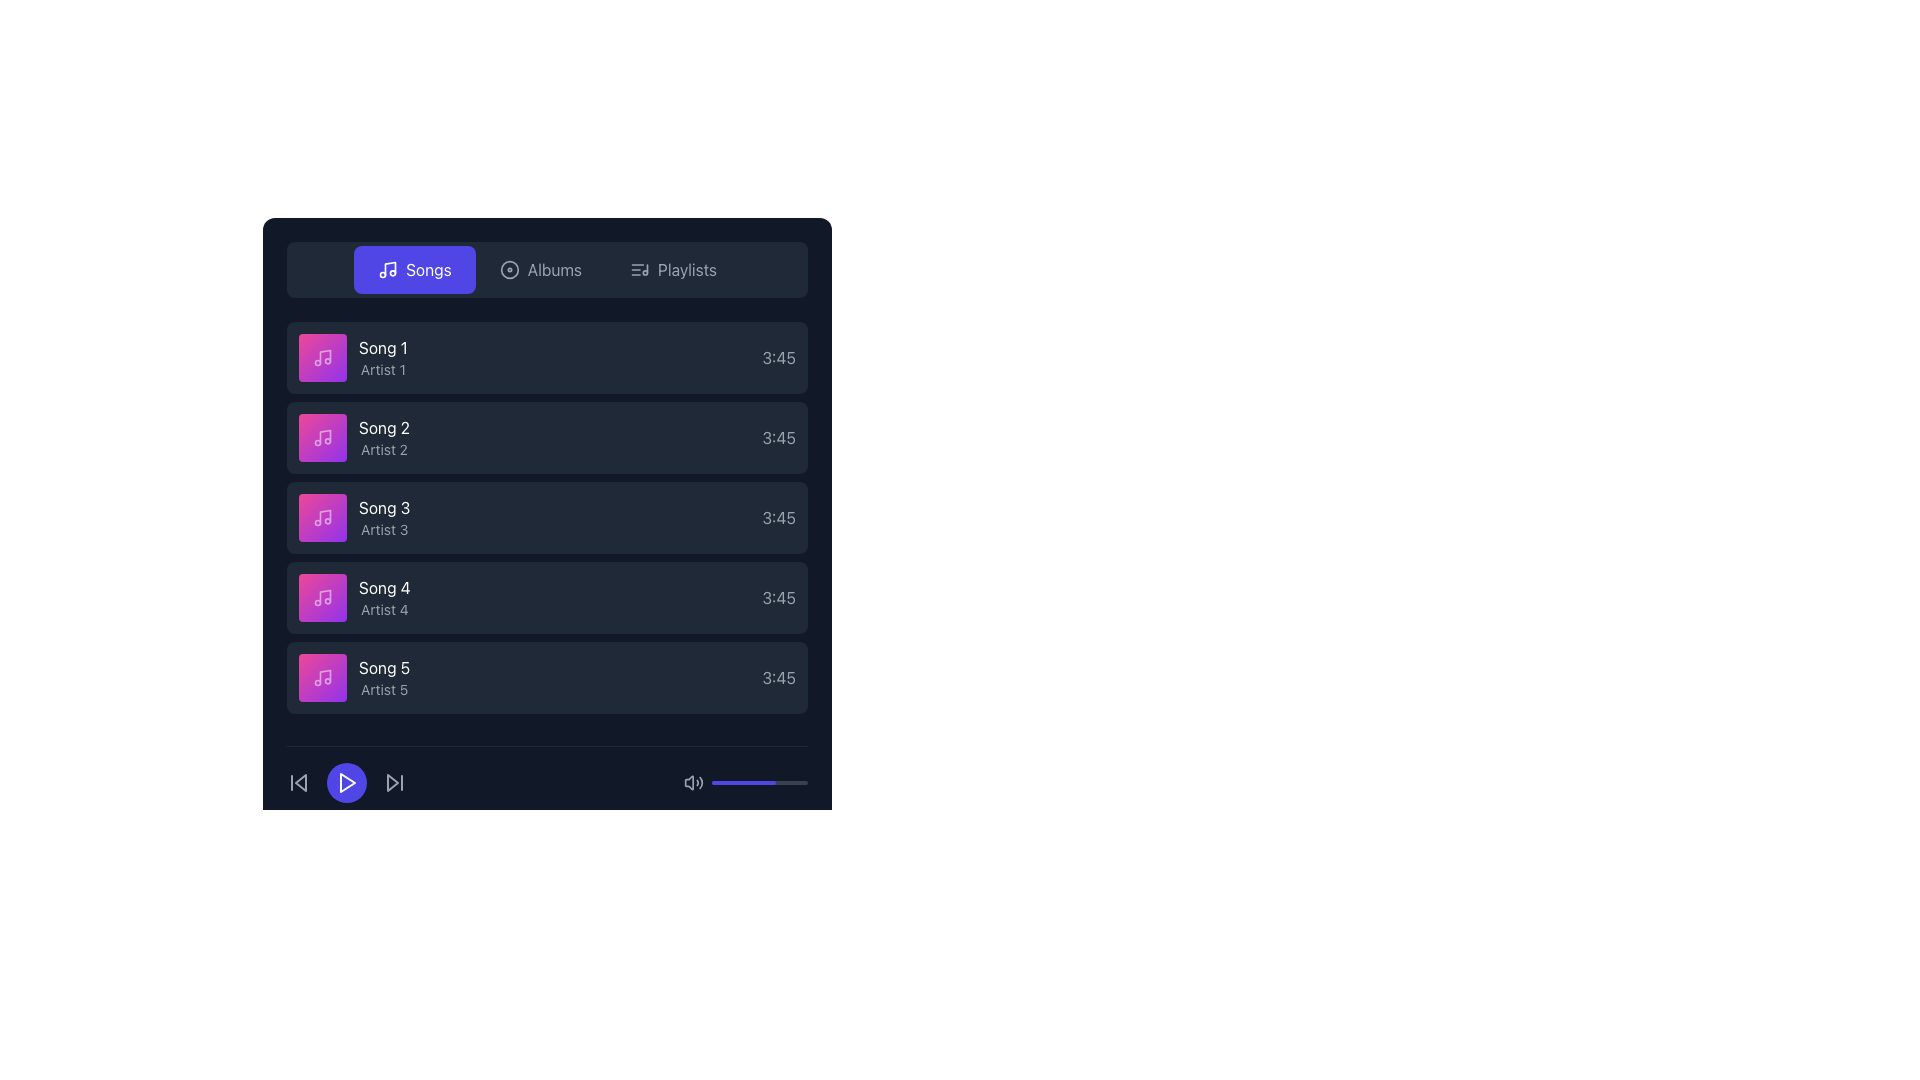 The height and width of the screenshot is (1080, 1920). I want to click on the volume, so click(734, 782).